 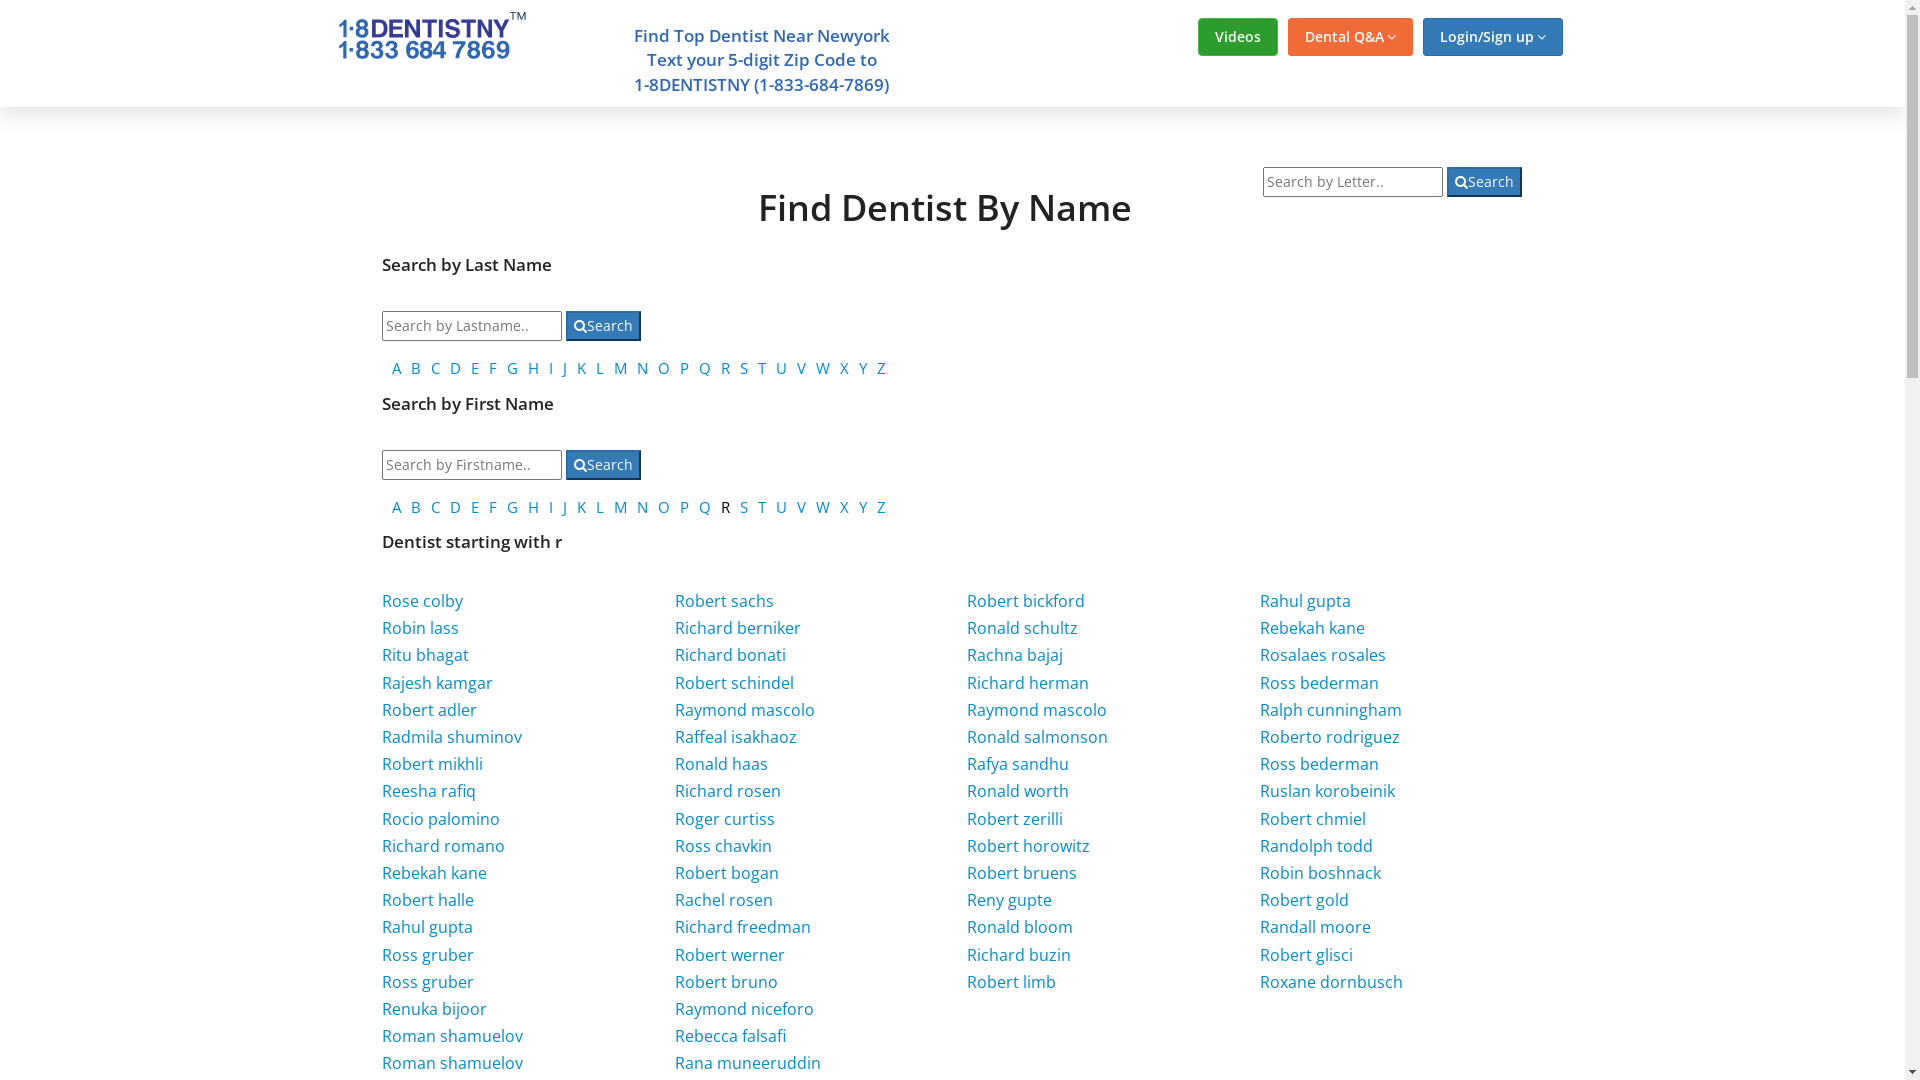 I want to click on 'Reny gupte', so click(x=1009, y=898).